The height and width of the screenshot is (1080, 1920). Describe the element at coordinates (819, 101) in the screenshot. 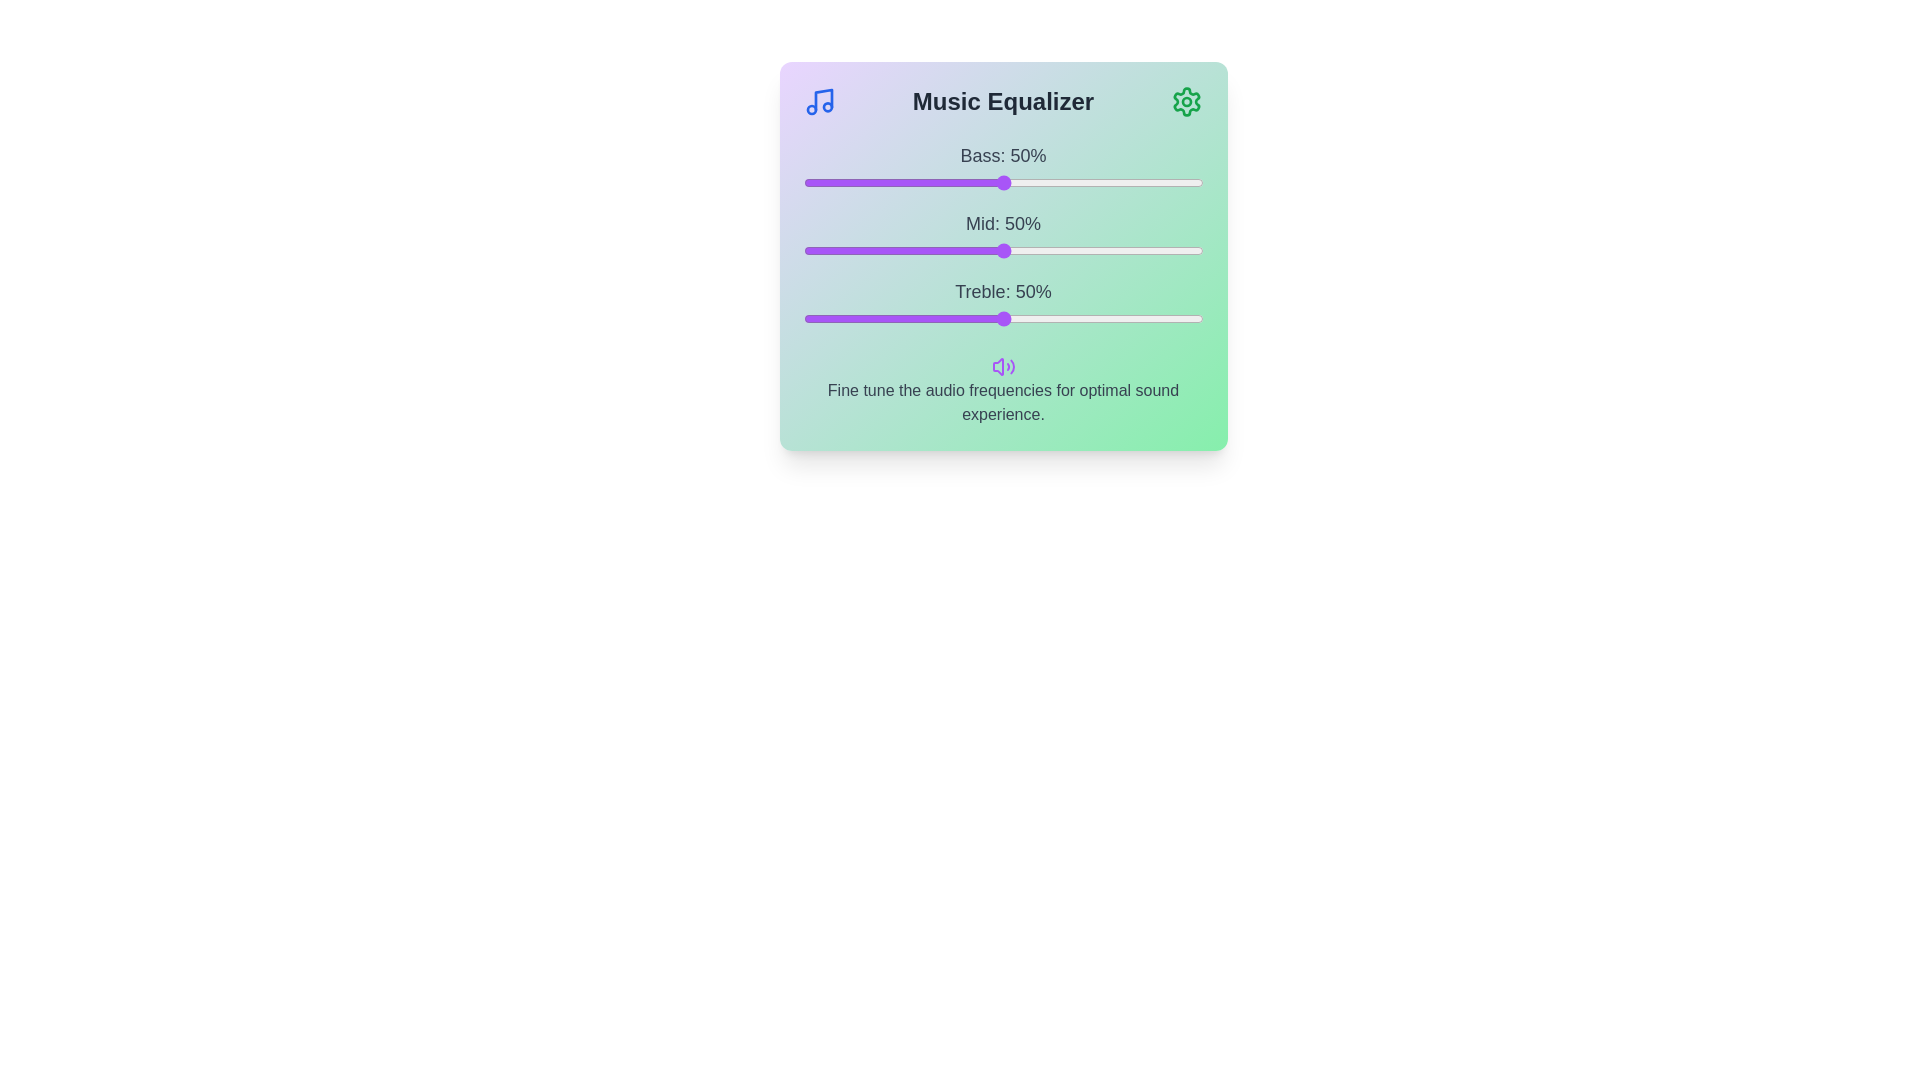

I see `the music icon in the MusicEqualizer component` at that location.